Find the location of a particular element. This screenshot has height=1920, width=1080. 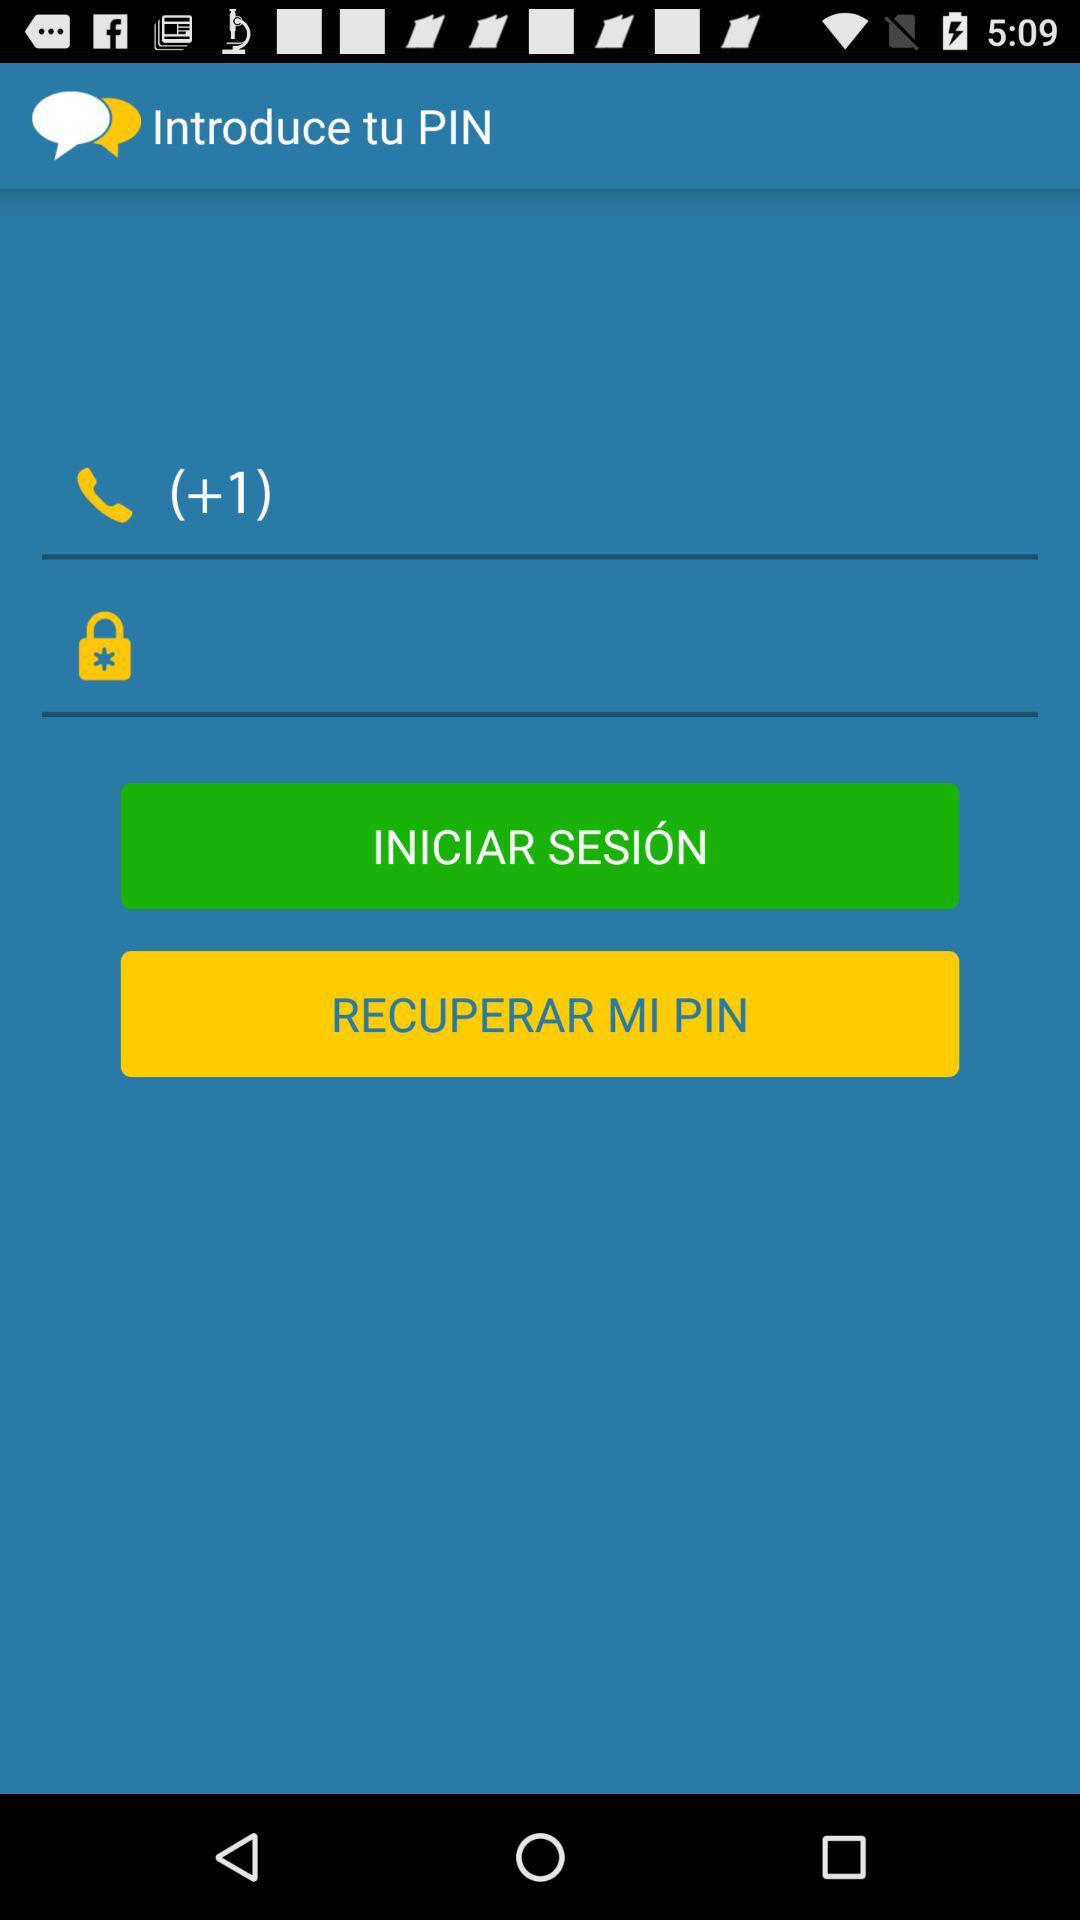

pin is located at coordinates (540, 648).